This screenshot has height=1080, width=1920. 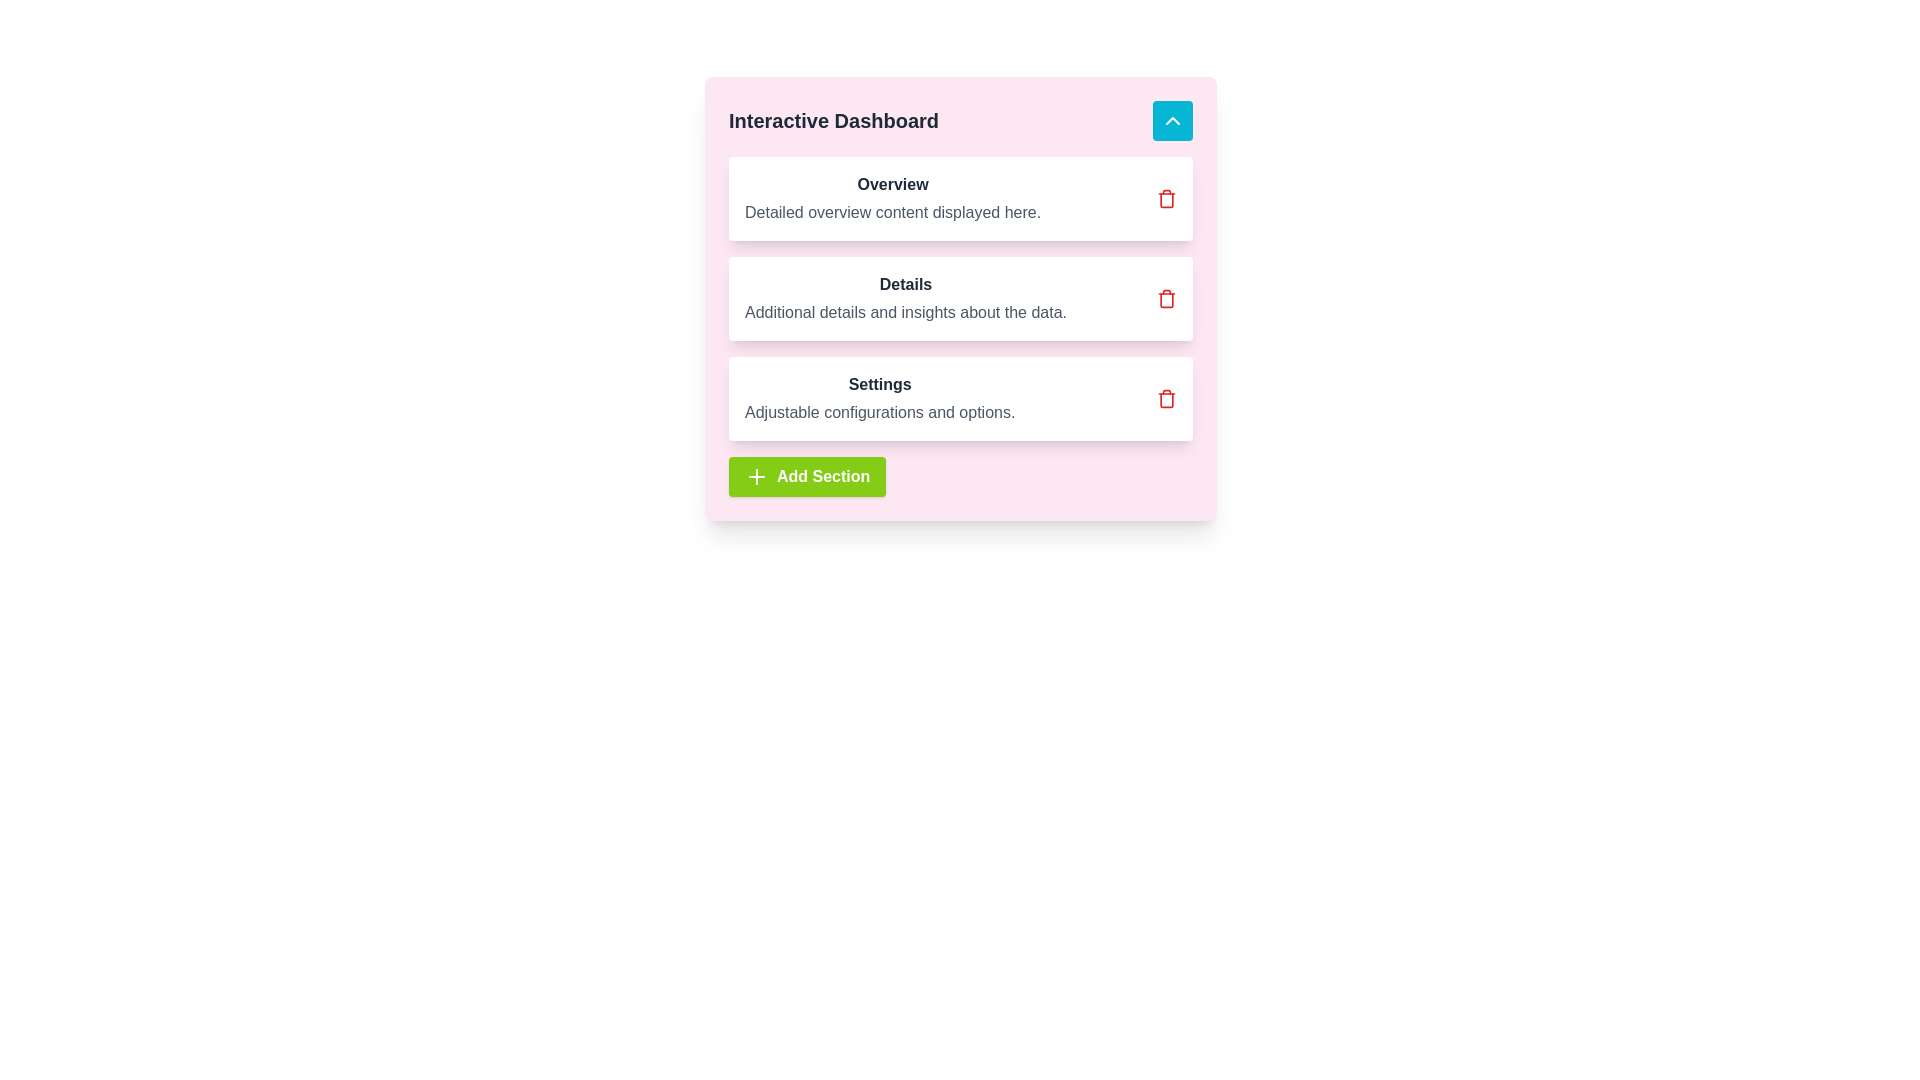 I want to click on the 'Details' text label, which is styled in bold and displayed in dark gray on a white background, located within the 'Interactive Dashboard' section, so click(x=905, y=285).